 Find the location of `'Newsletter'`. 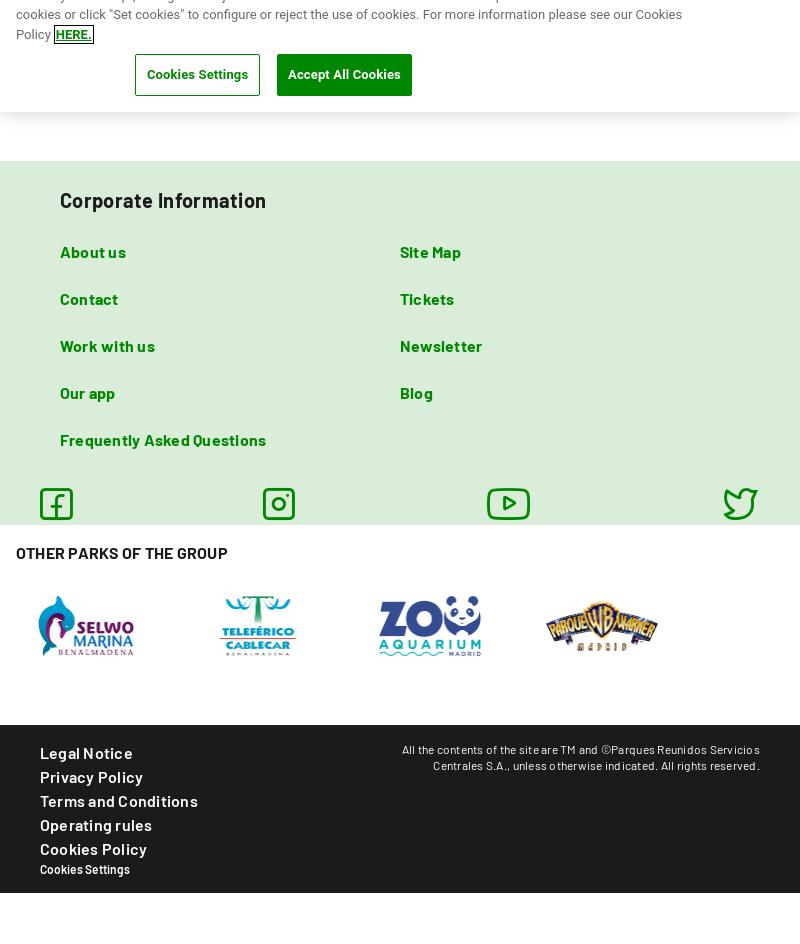

'Newsletter' is located at coordinates (400, 343).